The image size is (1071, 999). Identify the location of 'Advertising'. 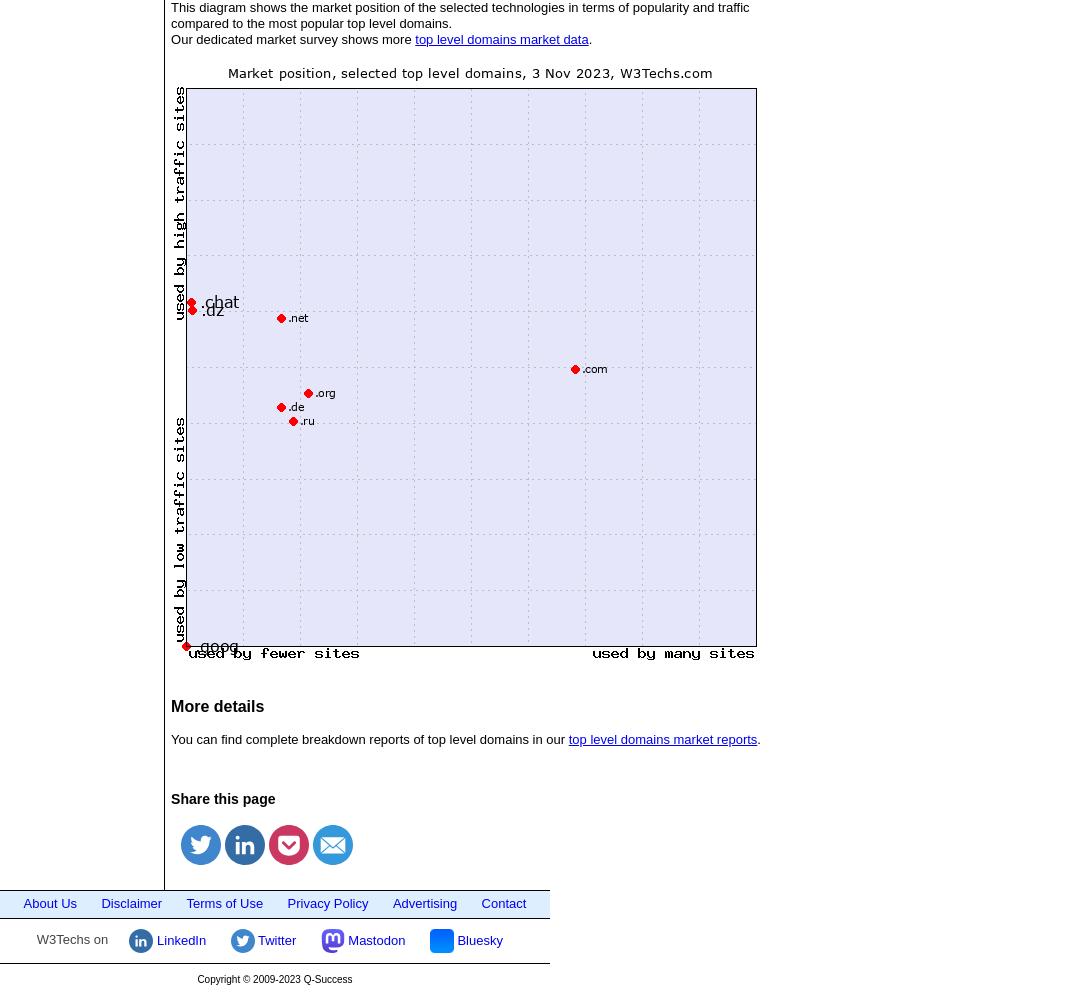
(424, 903).